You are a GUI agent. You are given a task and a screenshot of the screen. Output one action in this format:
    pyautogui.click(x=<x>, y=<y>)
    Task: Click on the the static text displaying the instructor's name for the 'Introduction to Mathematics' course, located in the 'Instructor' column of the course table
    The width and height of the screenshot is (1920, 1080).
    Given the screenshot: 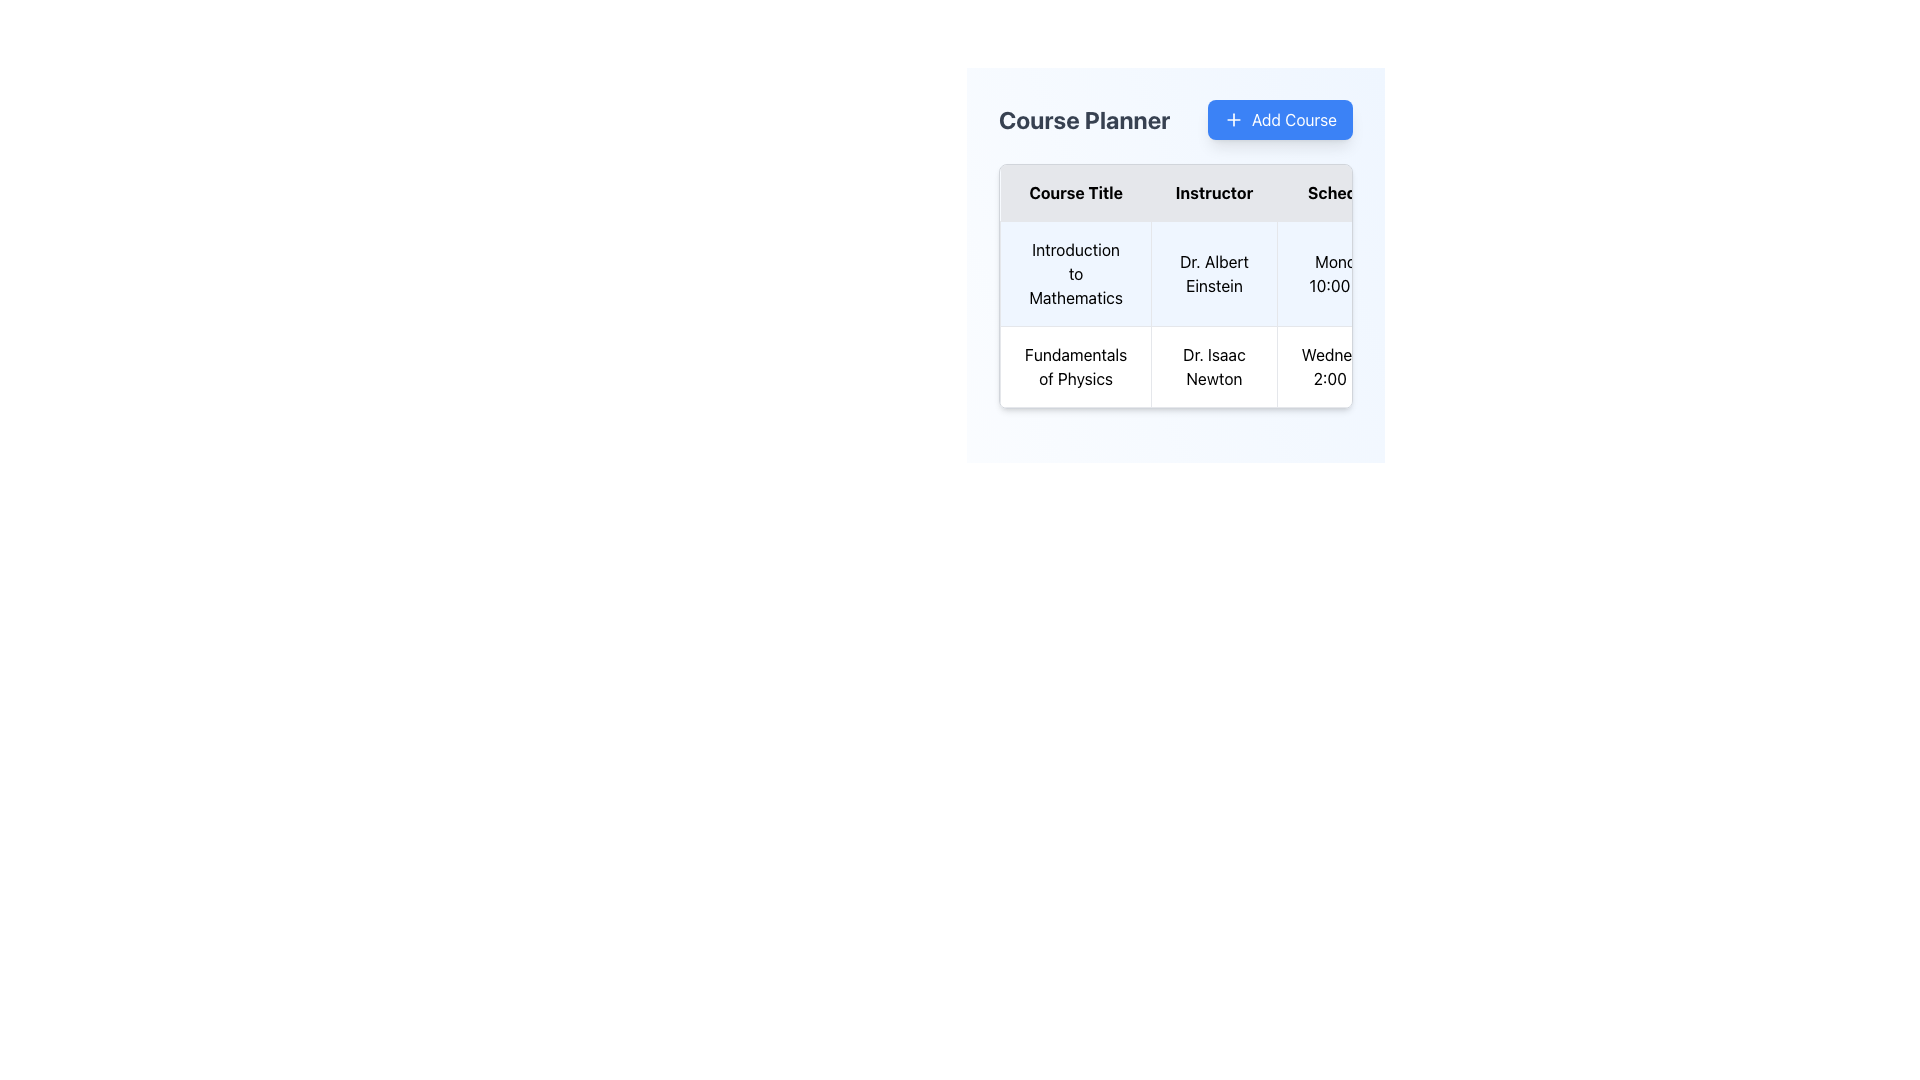 What is the action you would take?
    pyautogui.click(x=1213, y=273)
    